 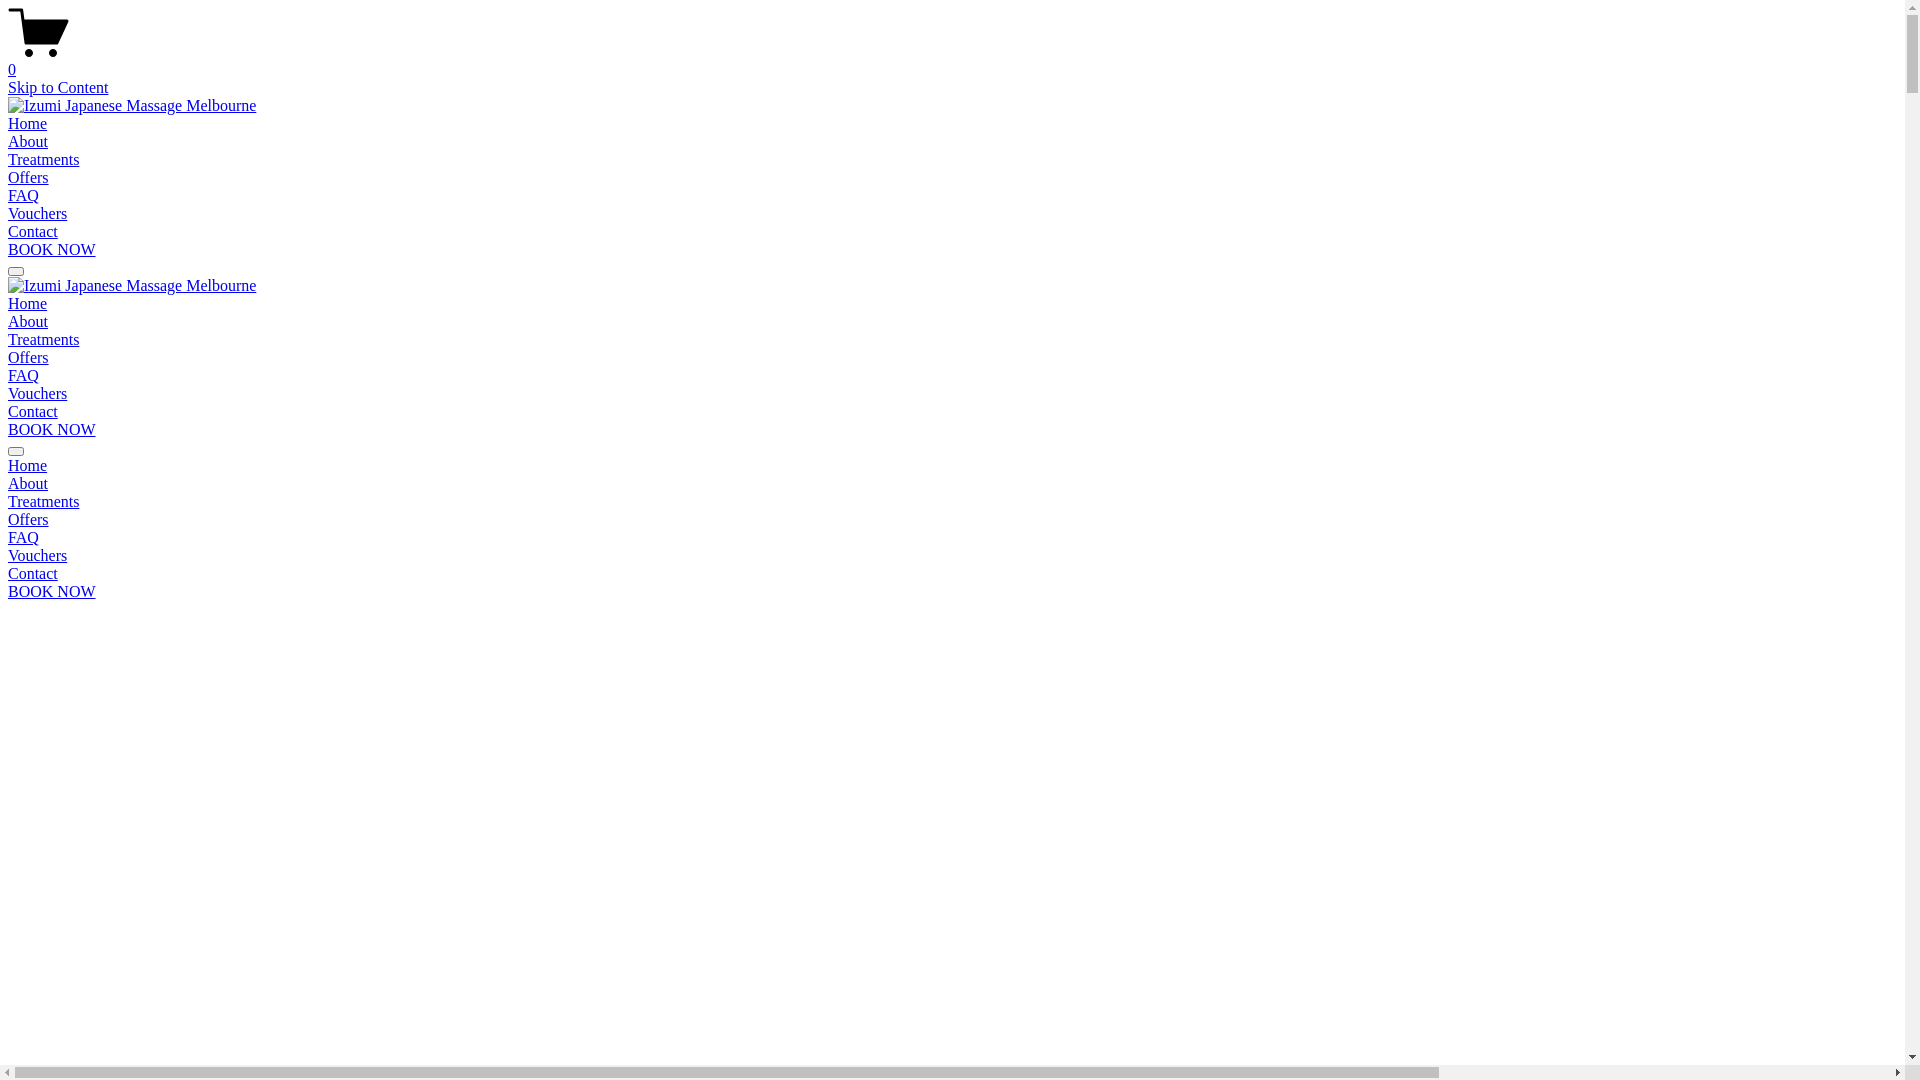 What do you see at coordinates (57, 86) in the screenshot?
I see `'Skip to Content'` at bounding box center [57, 86].